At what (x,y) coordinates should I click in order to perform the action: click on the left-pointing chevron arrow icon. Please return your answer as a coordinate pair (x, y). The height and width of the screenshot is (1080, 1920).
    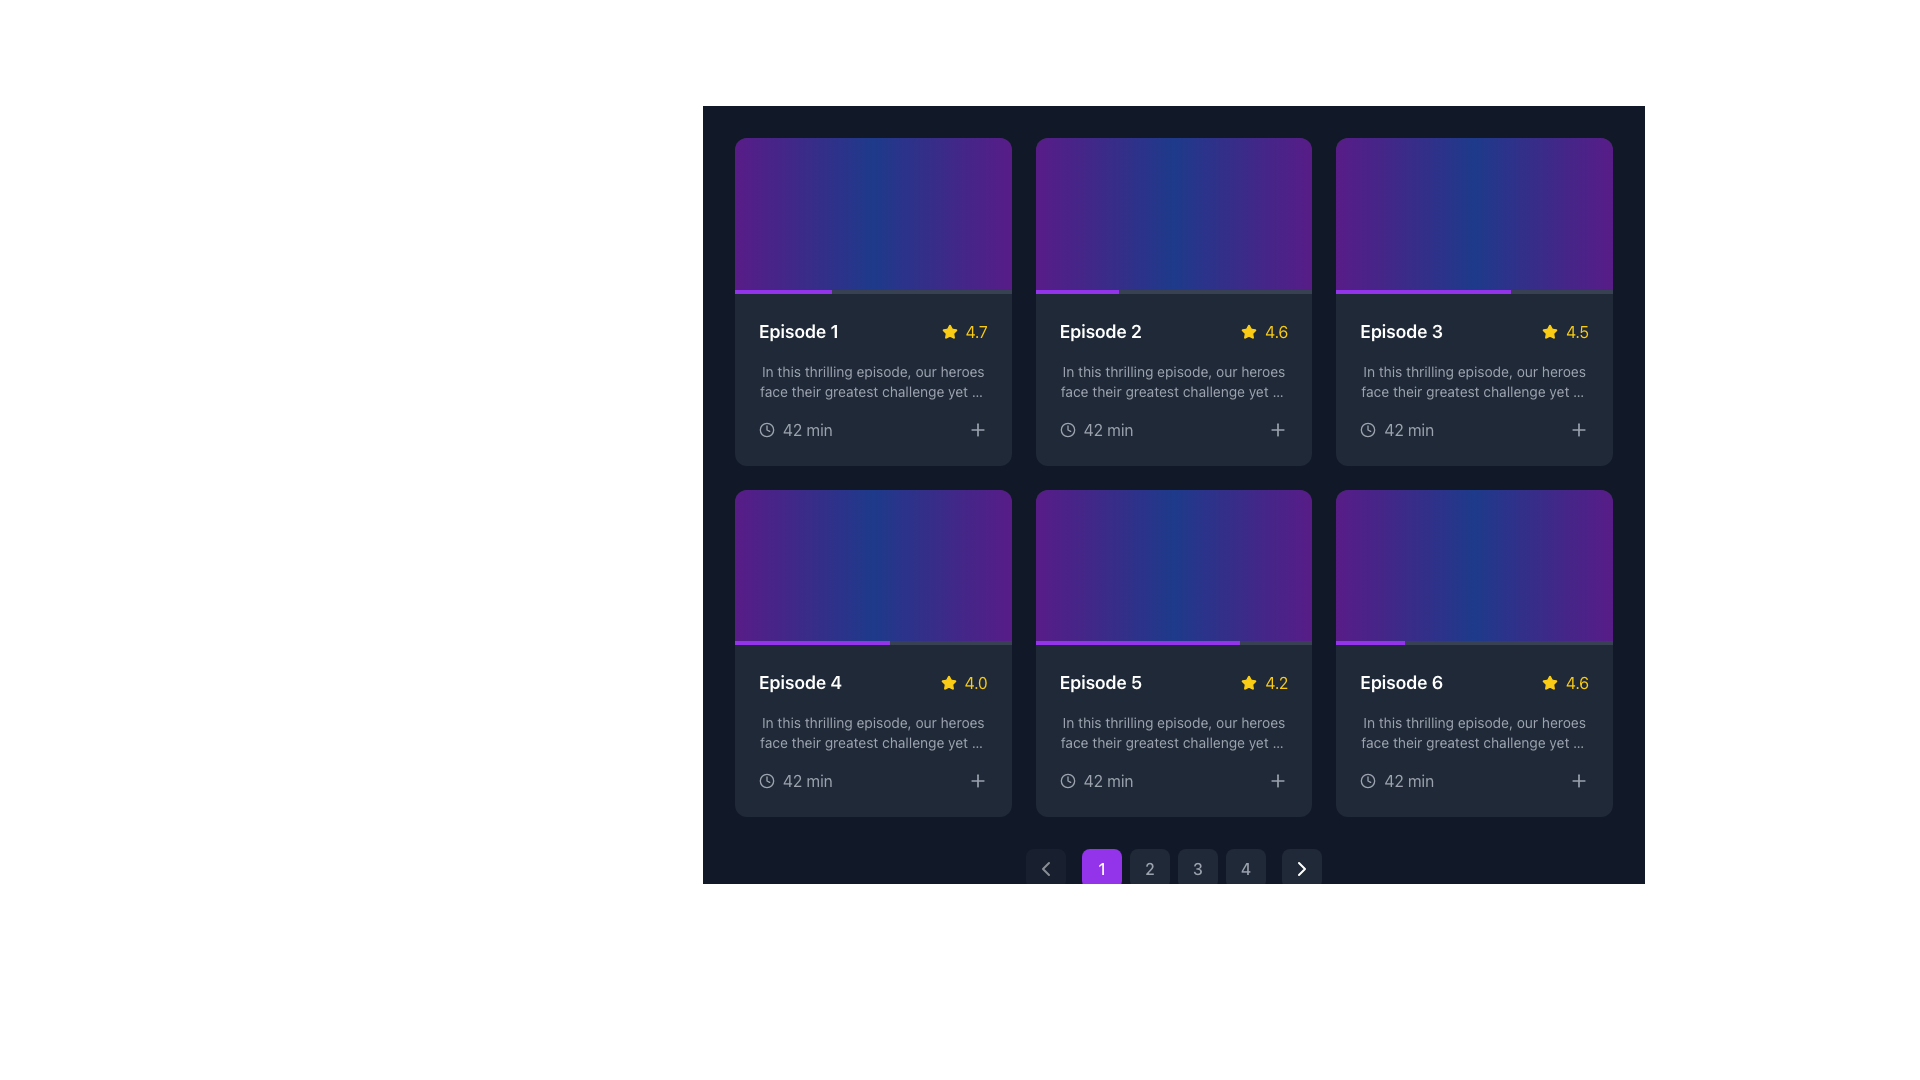
    Looking at the image, I should click on (1045, 867).